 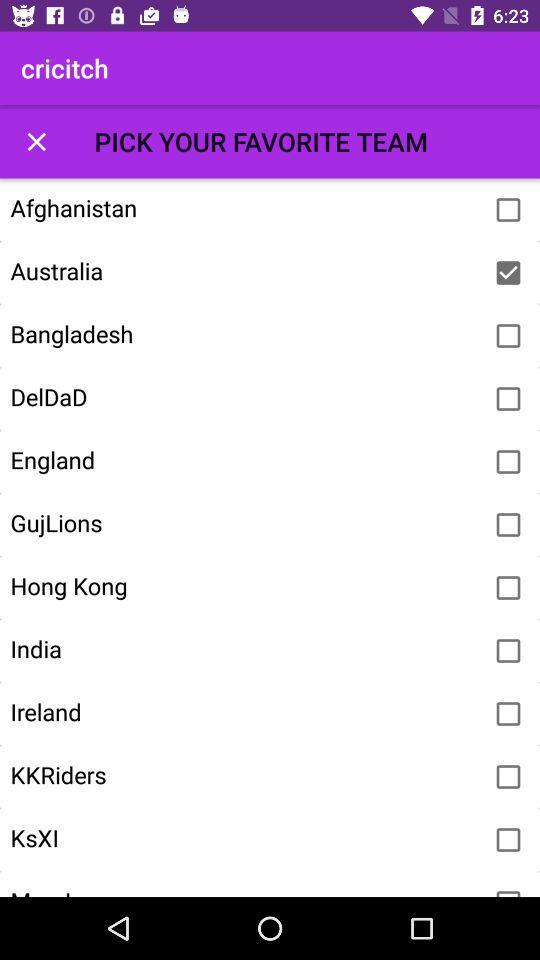 What do you see at coordinates (36, 140) in the screenshot?
I see `filtering options` at bounding box center [36, 140].